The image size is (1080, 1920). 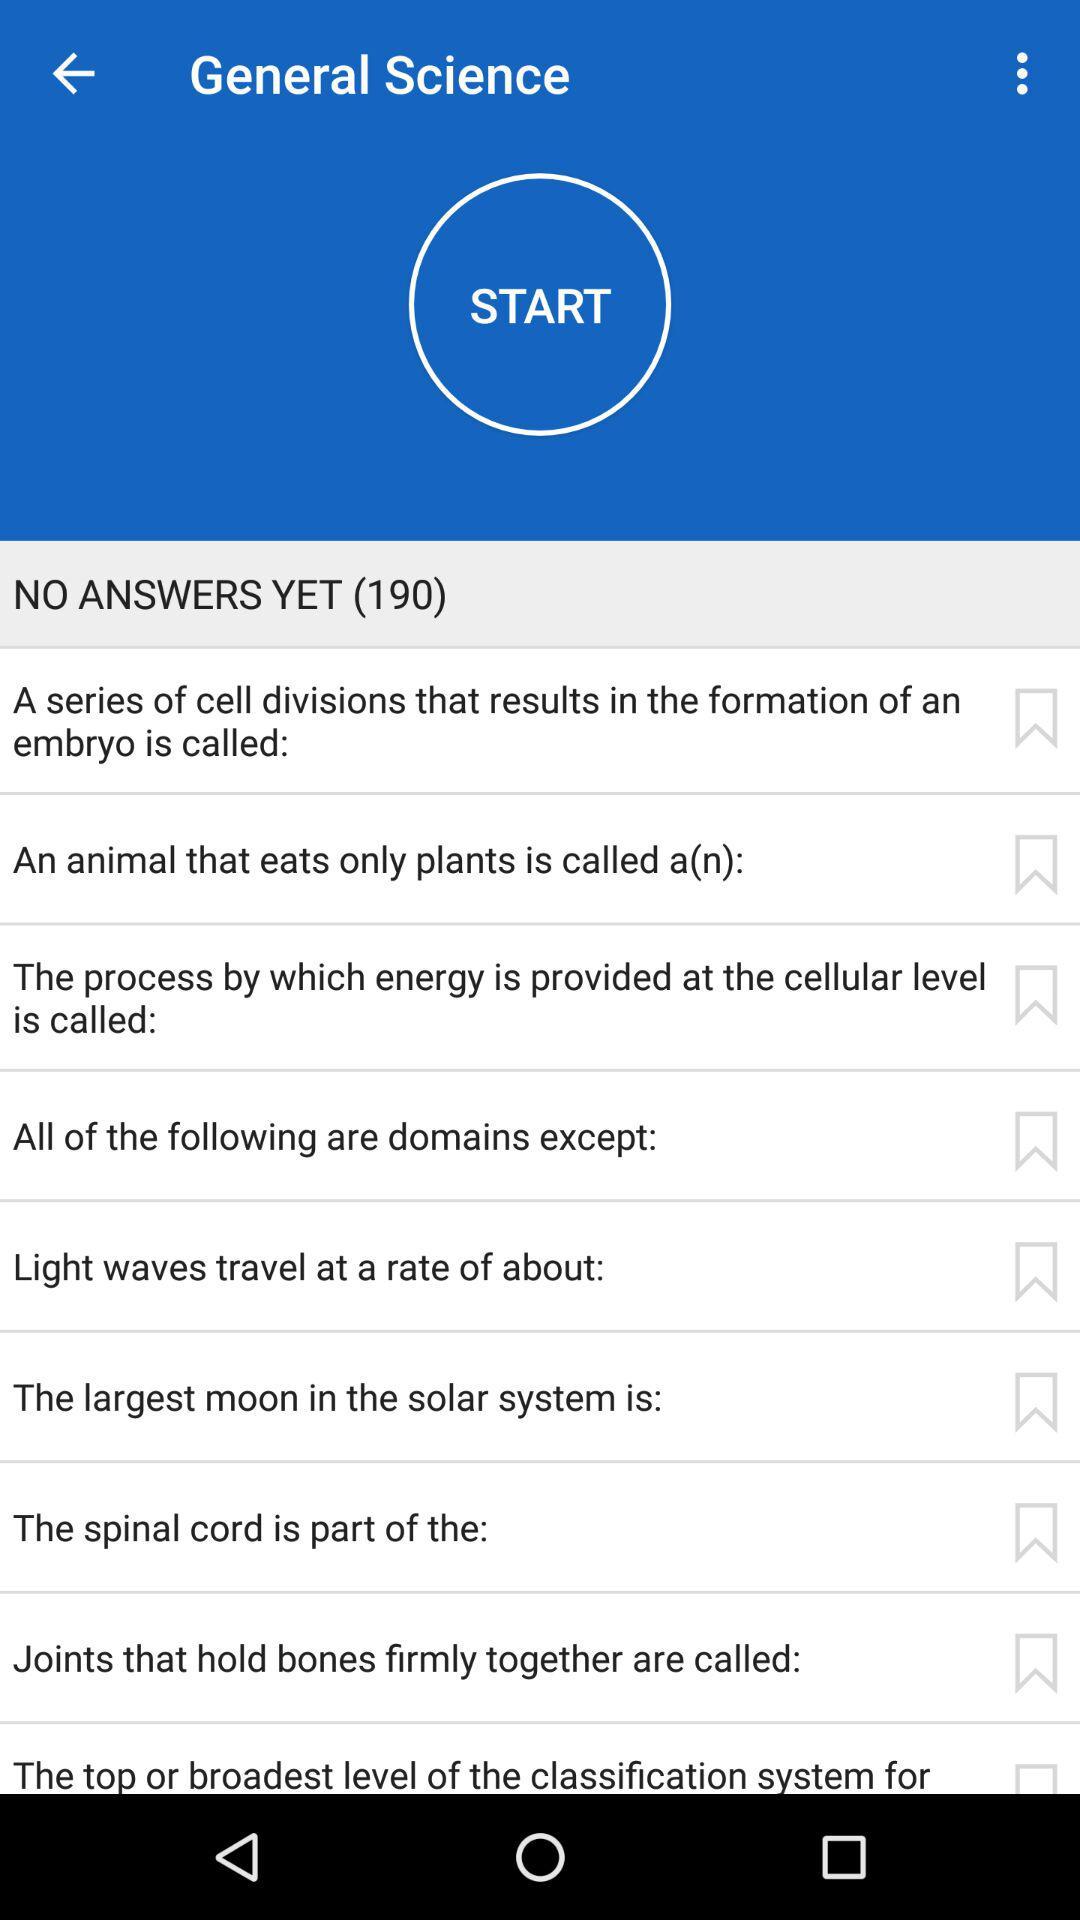 I want to click on the app to the right of the light waves travel item, so click(x=1035, y=1271).